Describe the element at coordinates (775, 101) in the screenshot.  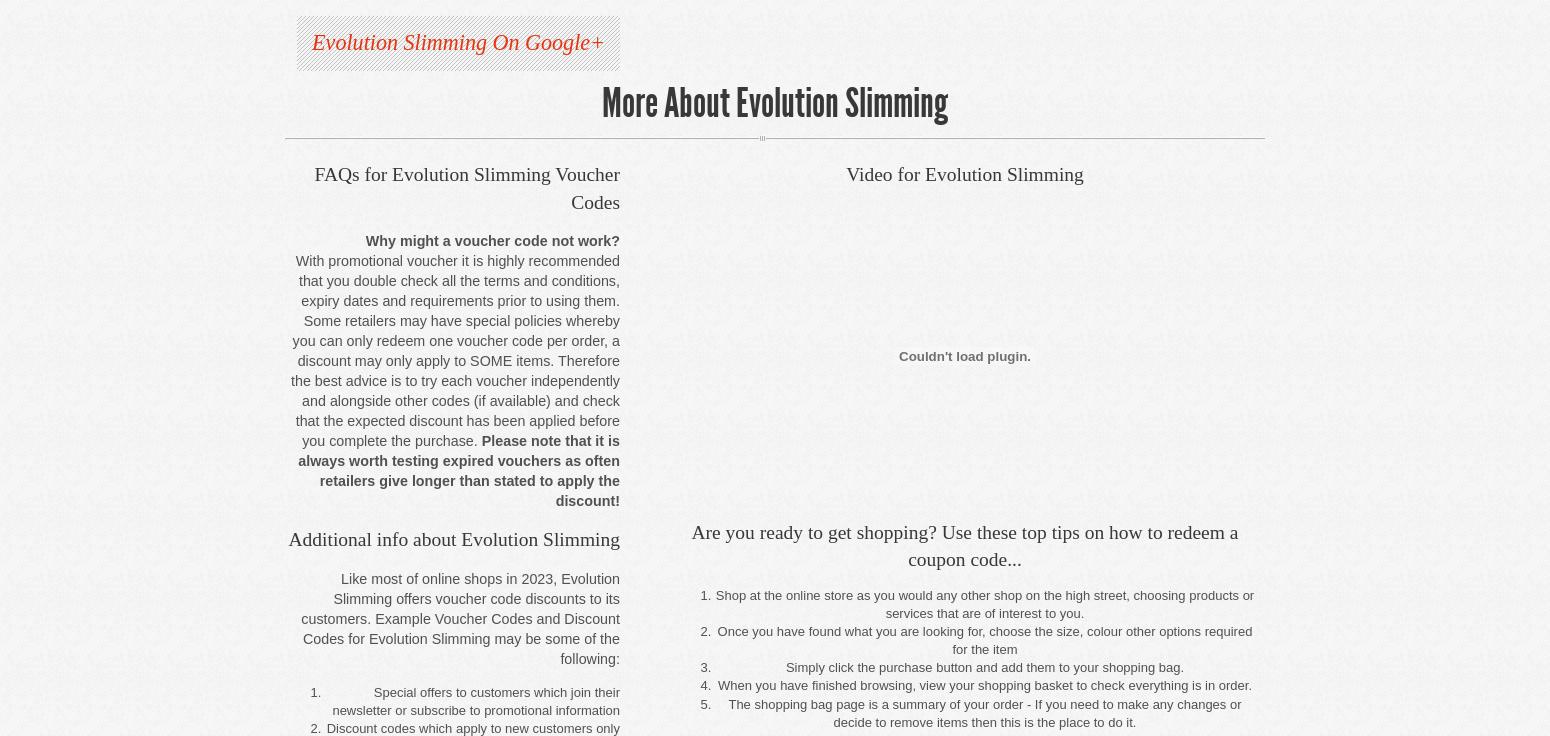
I see `'More About Evolution Slimming'` at that location.